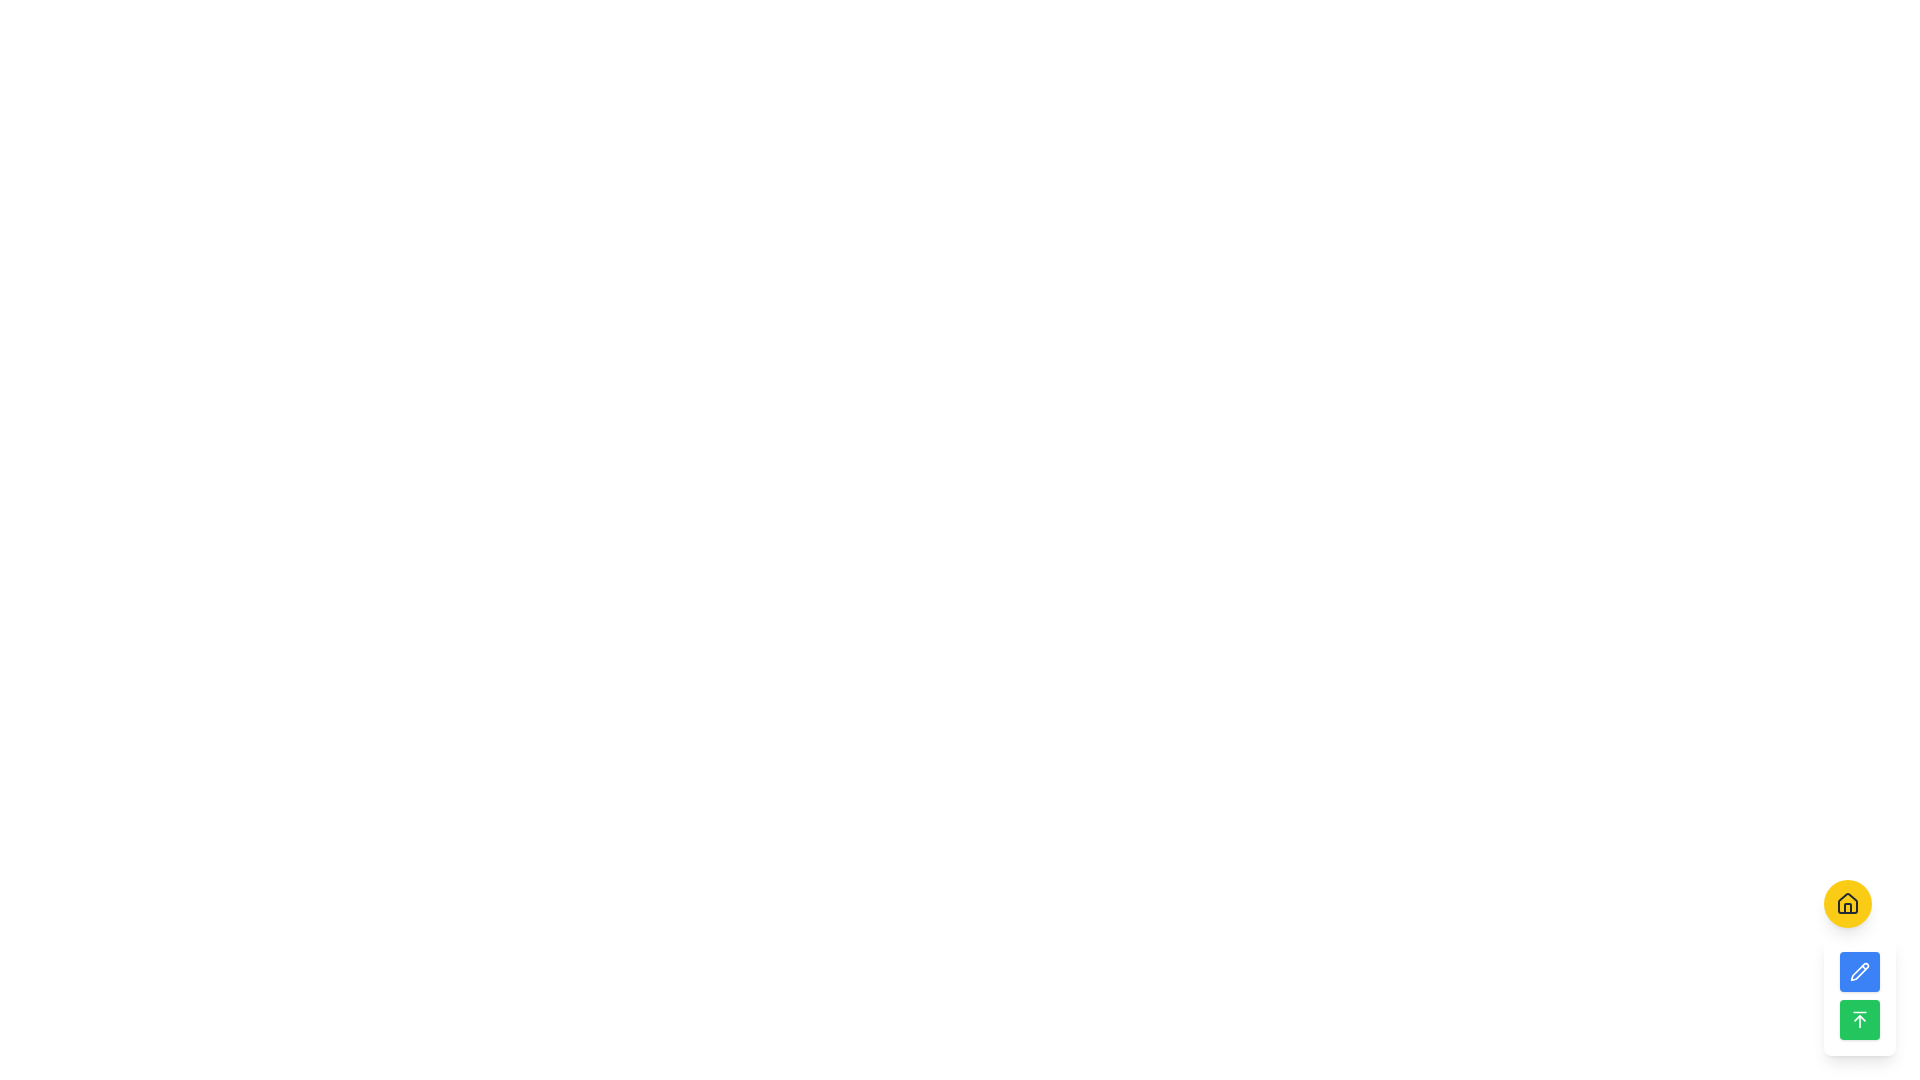 The height and width of the screenshot is (1080, 1920). What do you see at coordinates (1859, 971) in the screenshot?
I see `the square blue button with a white pencil icon` at bounding box center [1859, 971].